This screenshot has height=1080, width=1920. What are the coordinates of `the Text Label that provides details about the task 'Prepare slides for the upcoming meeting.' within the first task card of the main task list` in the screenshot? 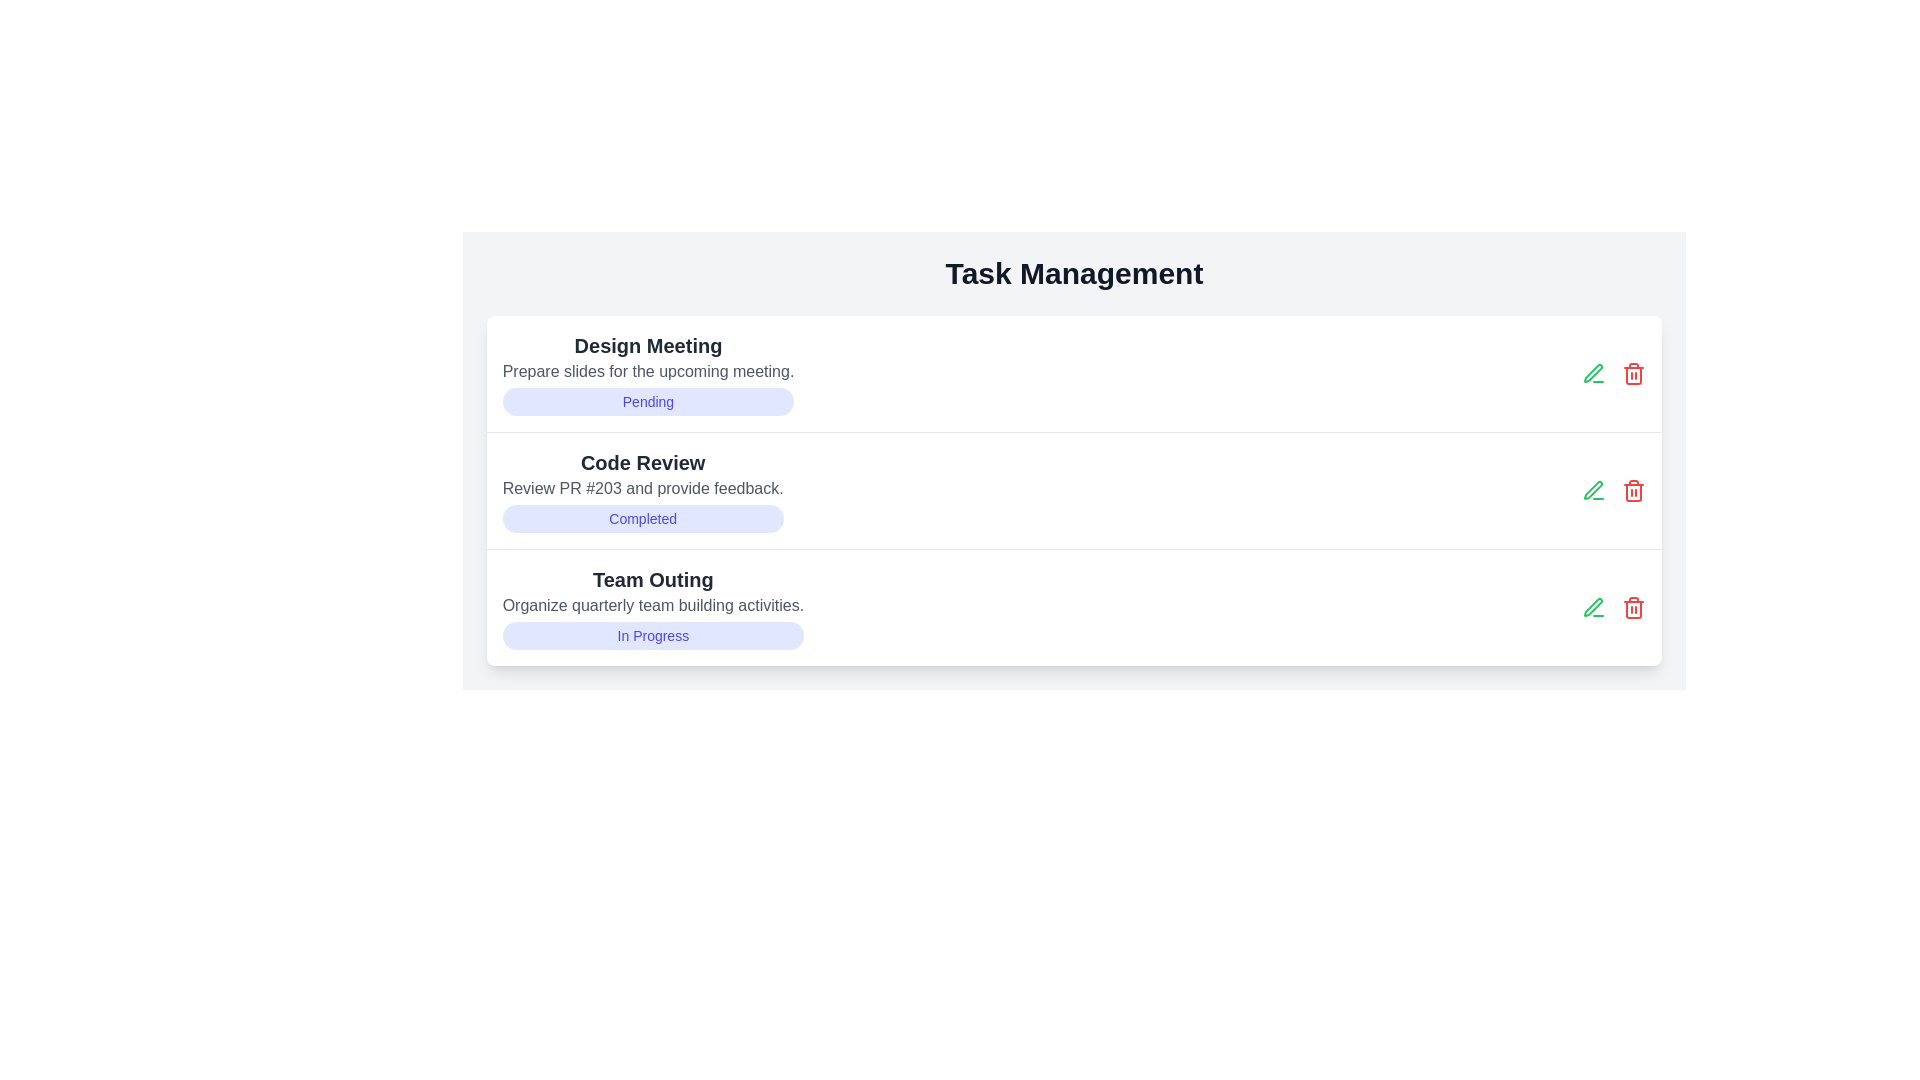 It's located at (648, 371).